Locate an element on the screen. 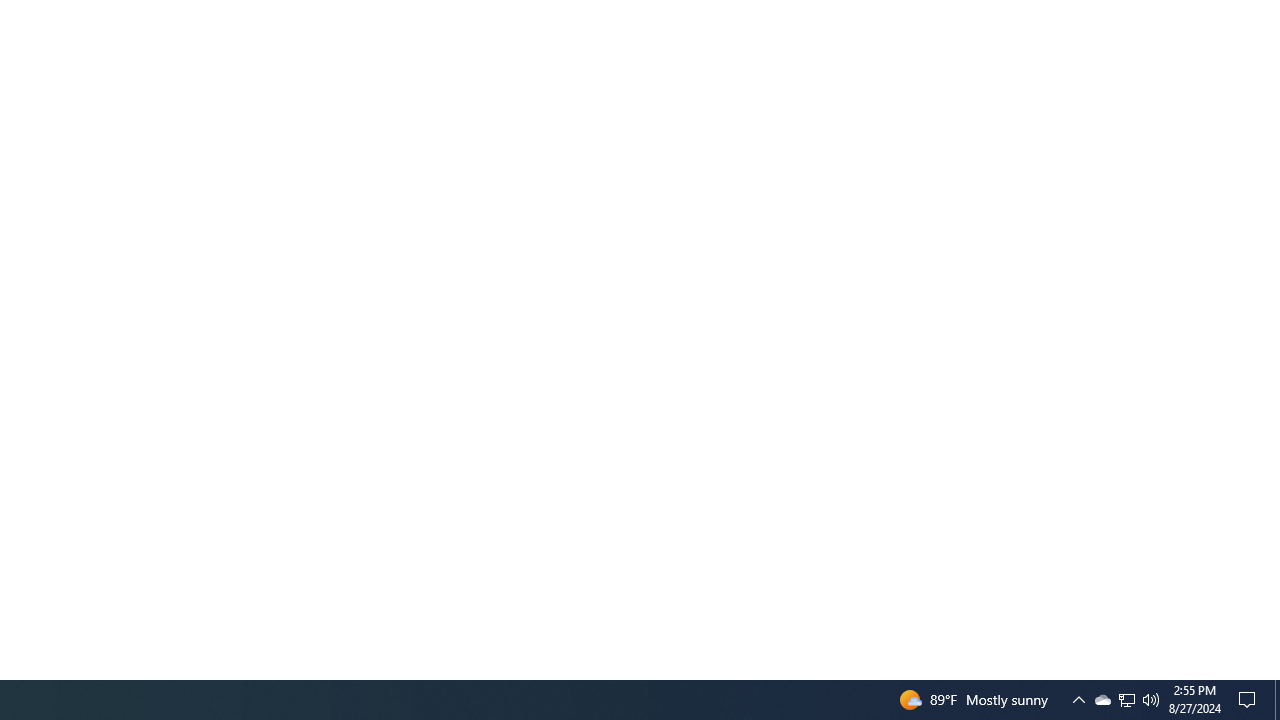  'User Promoted Notification Area' is located at coordinates (1127, 698).